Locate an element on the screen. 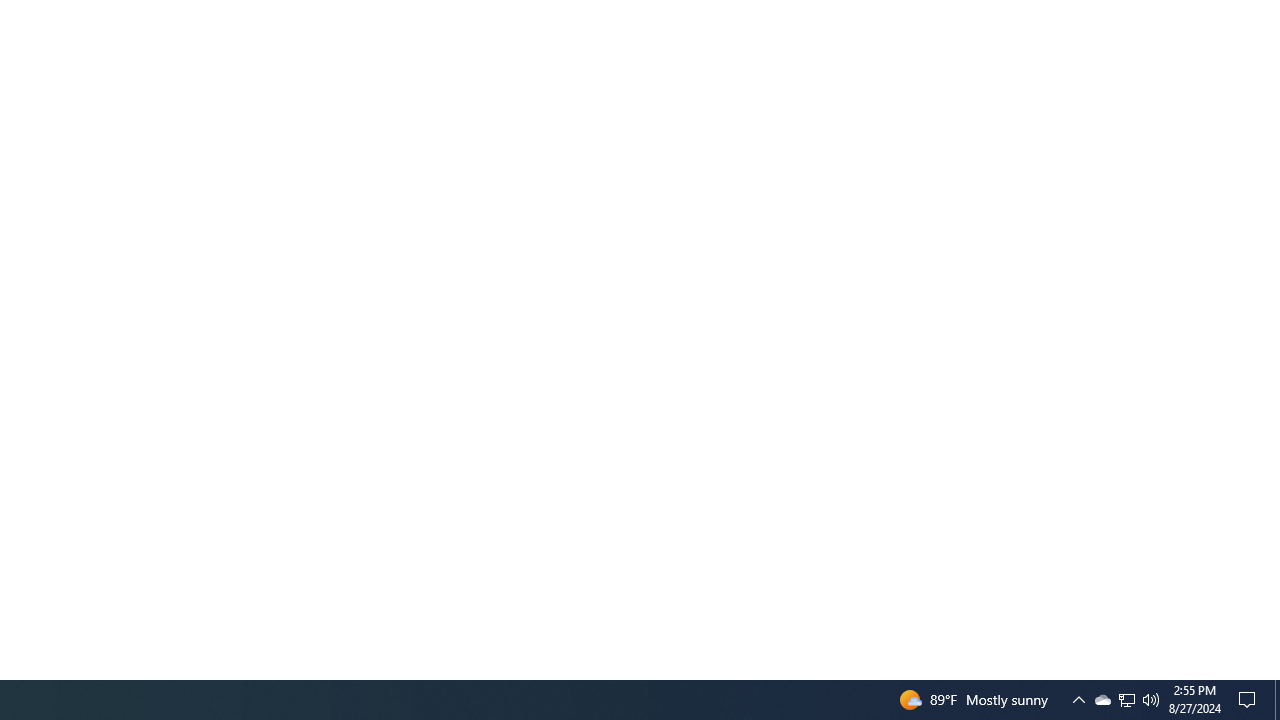  'User Promoted Notification Area' is located at coordinates (1127, 698).